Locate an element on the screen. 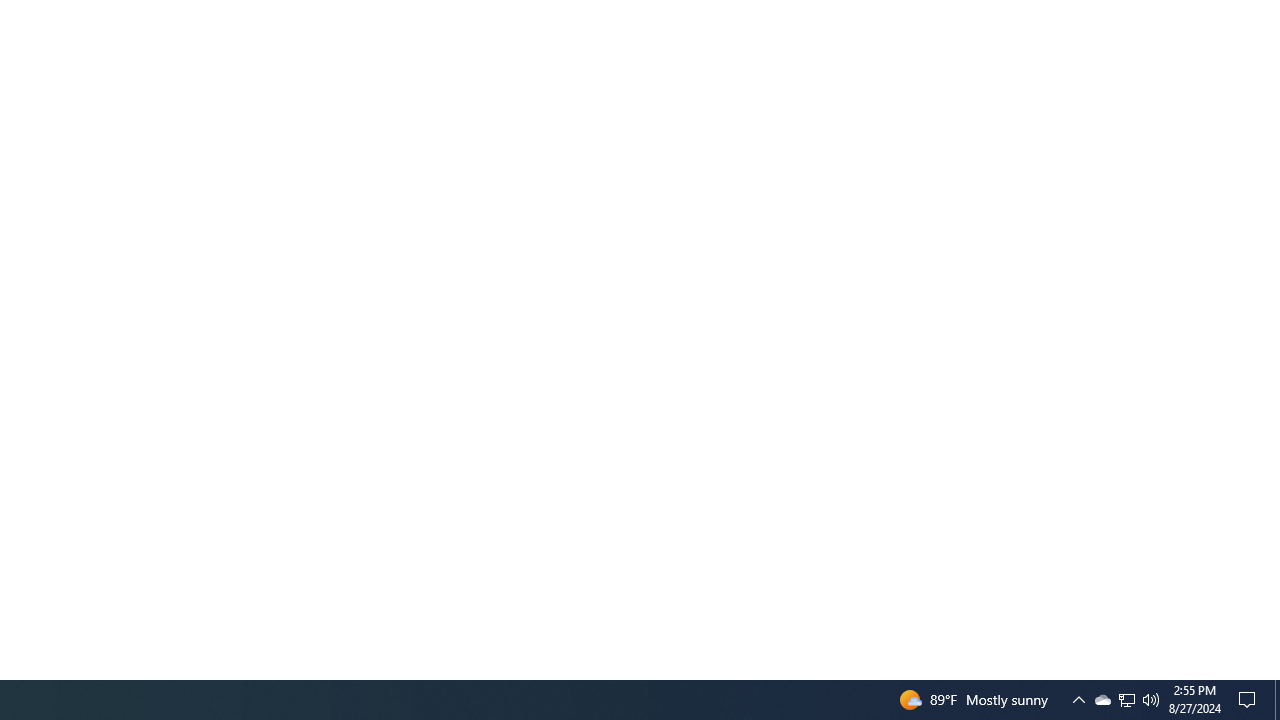  'User Promoted Notification Area' is located at coordinates (1127, 698).